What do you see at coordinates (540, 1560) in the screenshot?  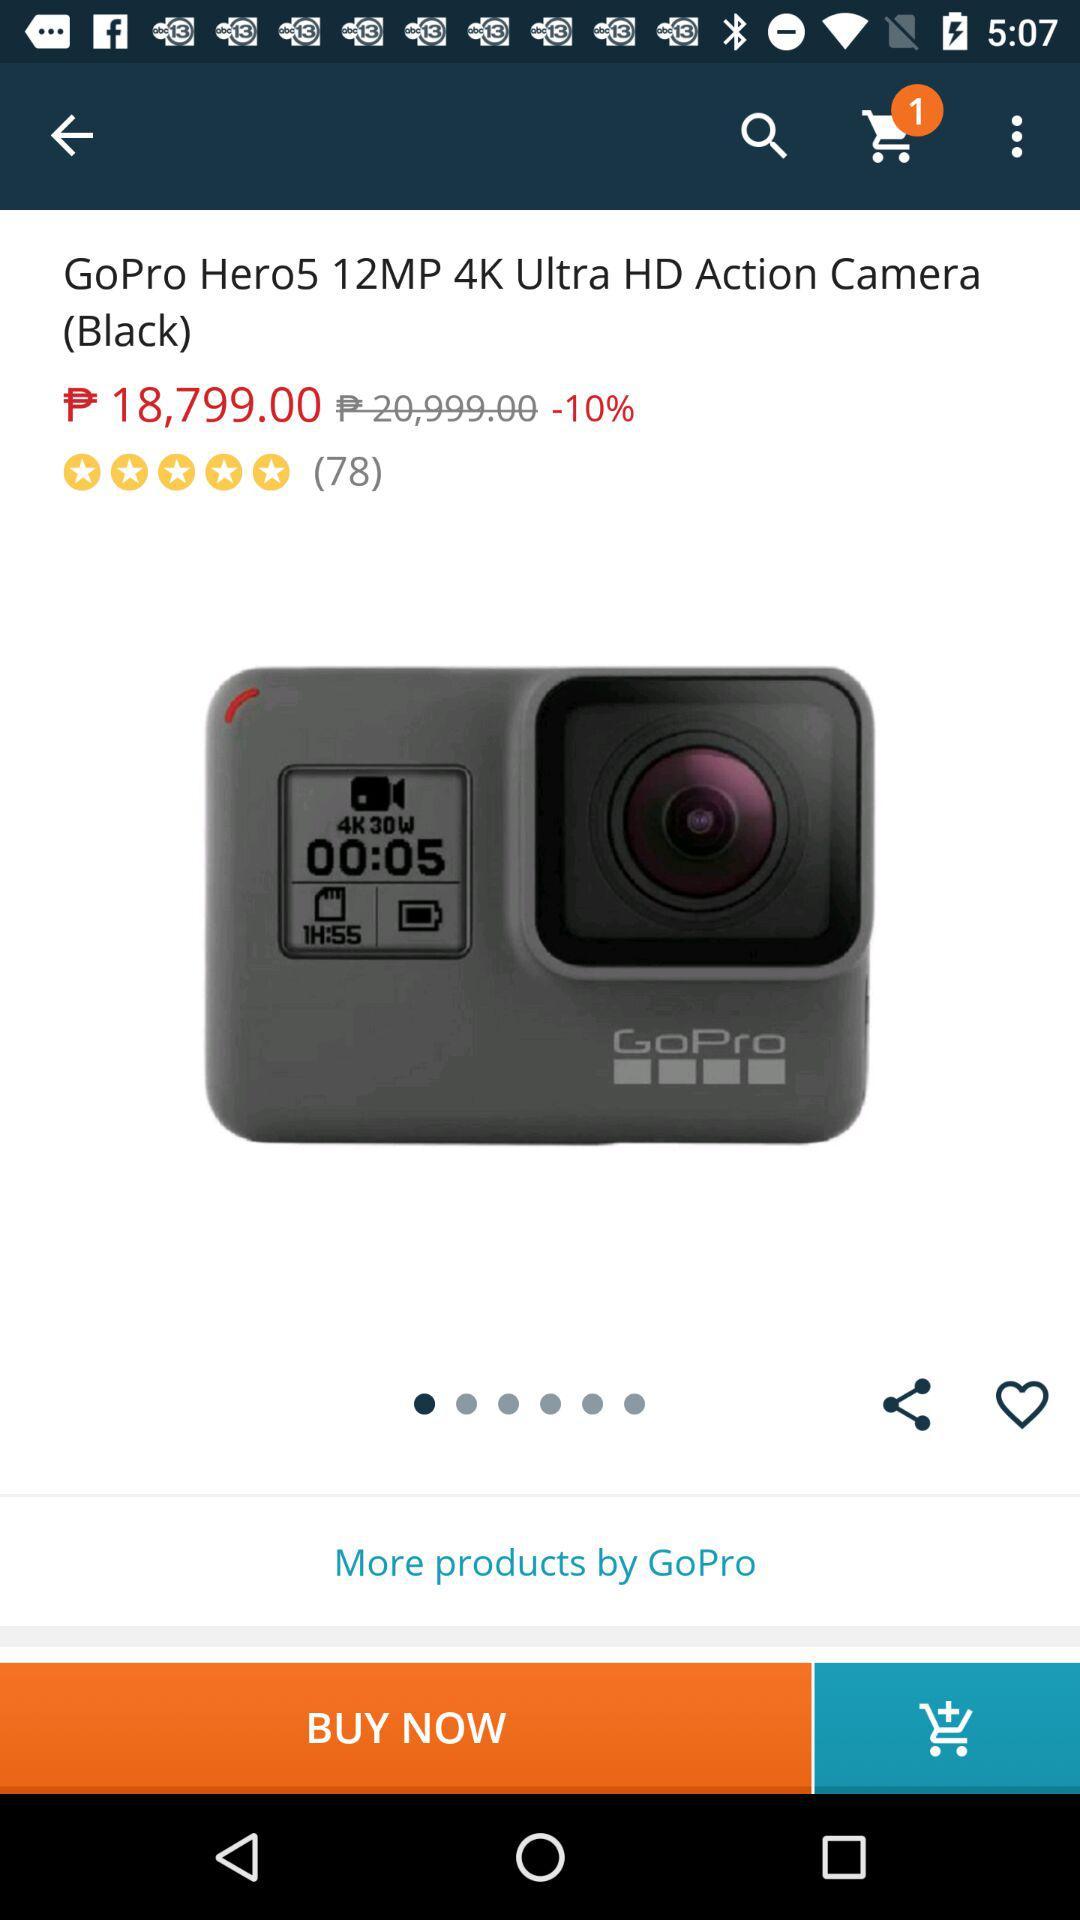 I see `the more products by icon` at bounding box center [540, 1560].